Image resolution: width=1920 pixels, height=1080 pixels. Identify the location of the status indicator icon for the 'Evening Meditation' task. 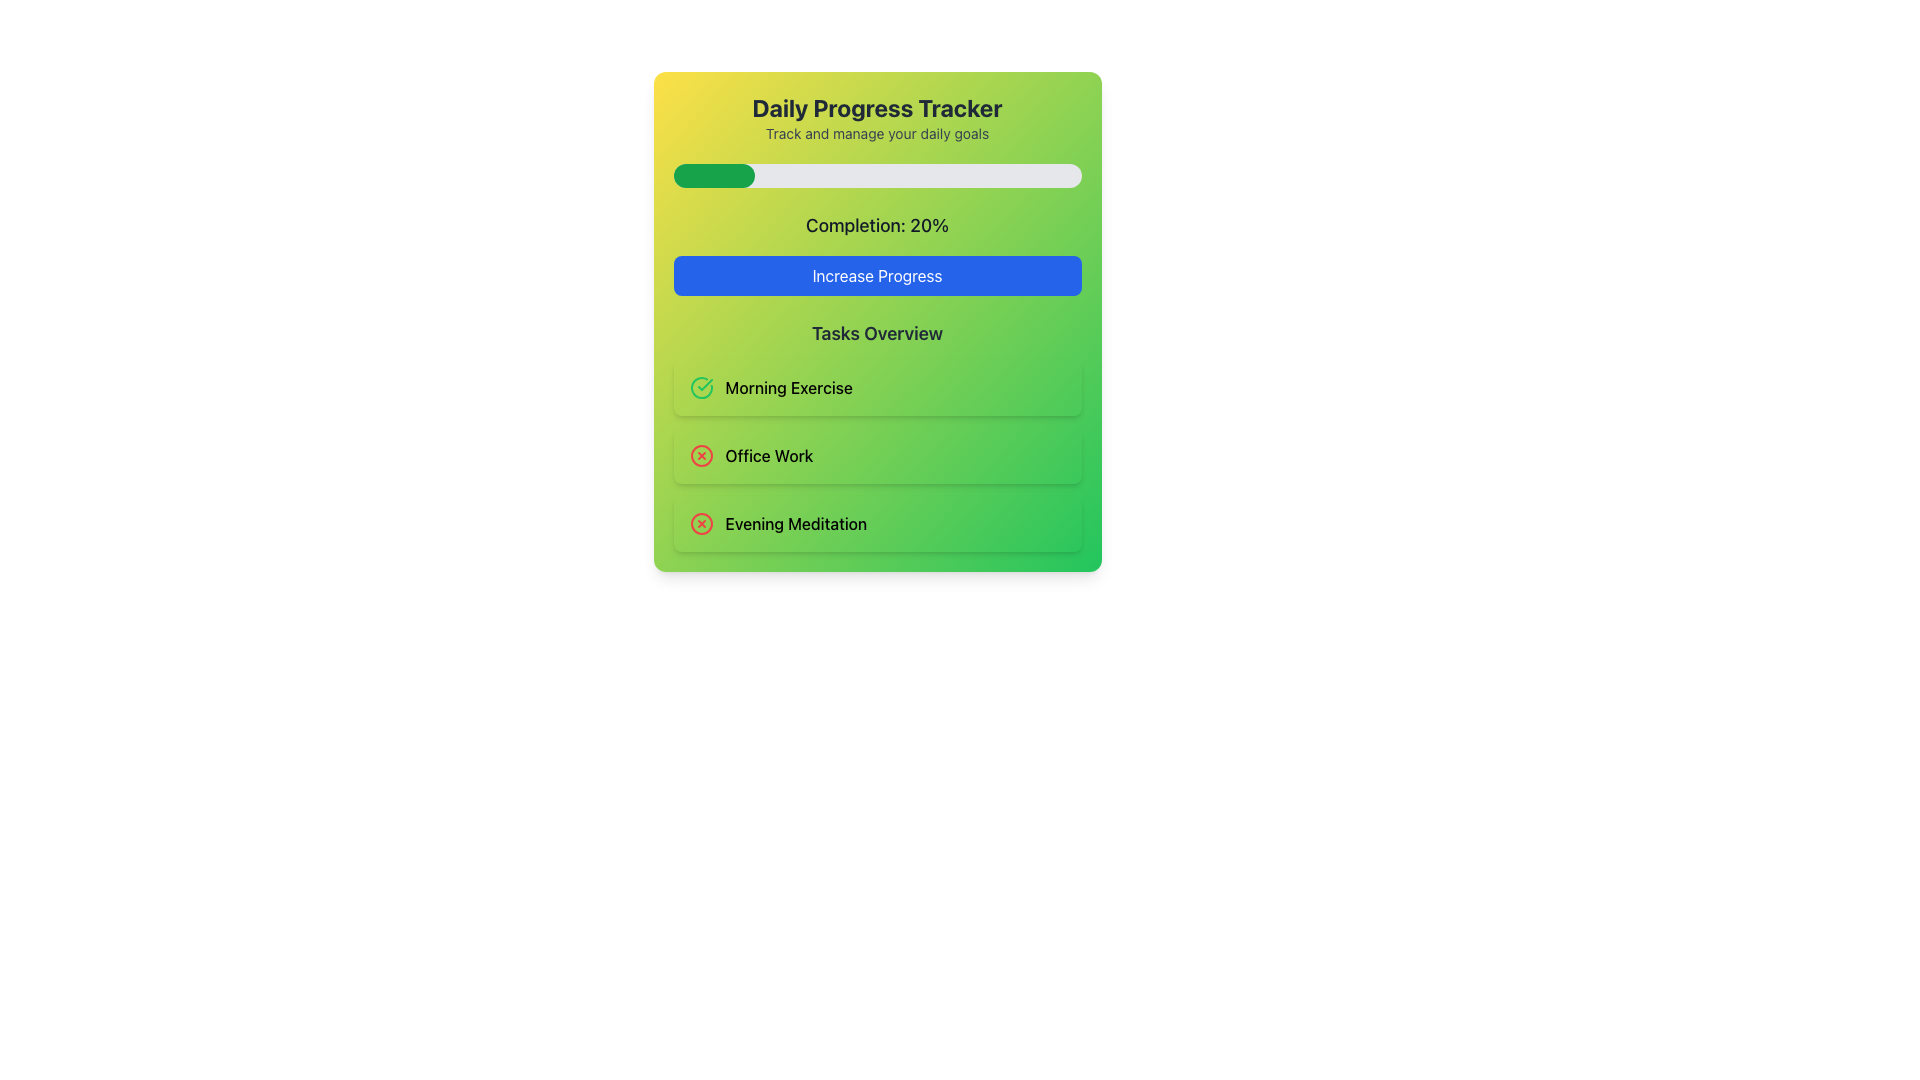
(701, 523).